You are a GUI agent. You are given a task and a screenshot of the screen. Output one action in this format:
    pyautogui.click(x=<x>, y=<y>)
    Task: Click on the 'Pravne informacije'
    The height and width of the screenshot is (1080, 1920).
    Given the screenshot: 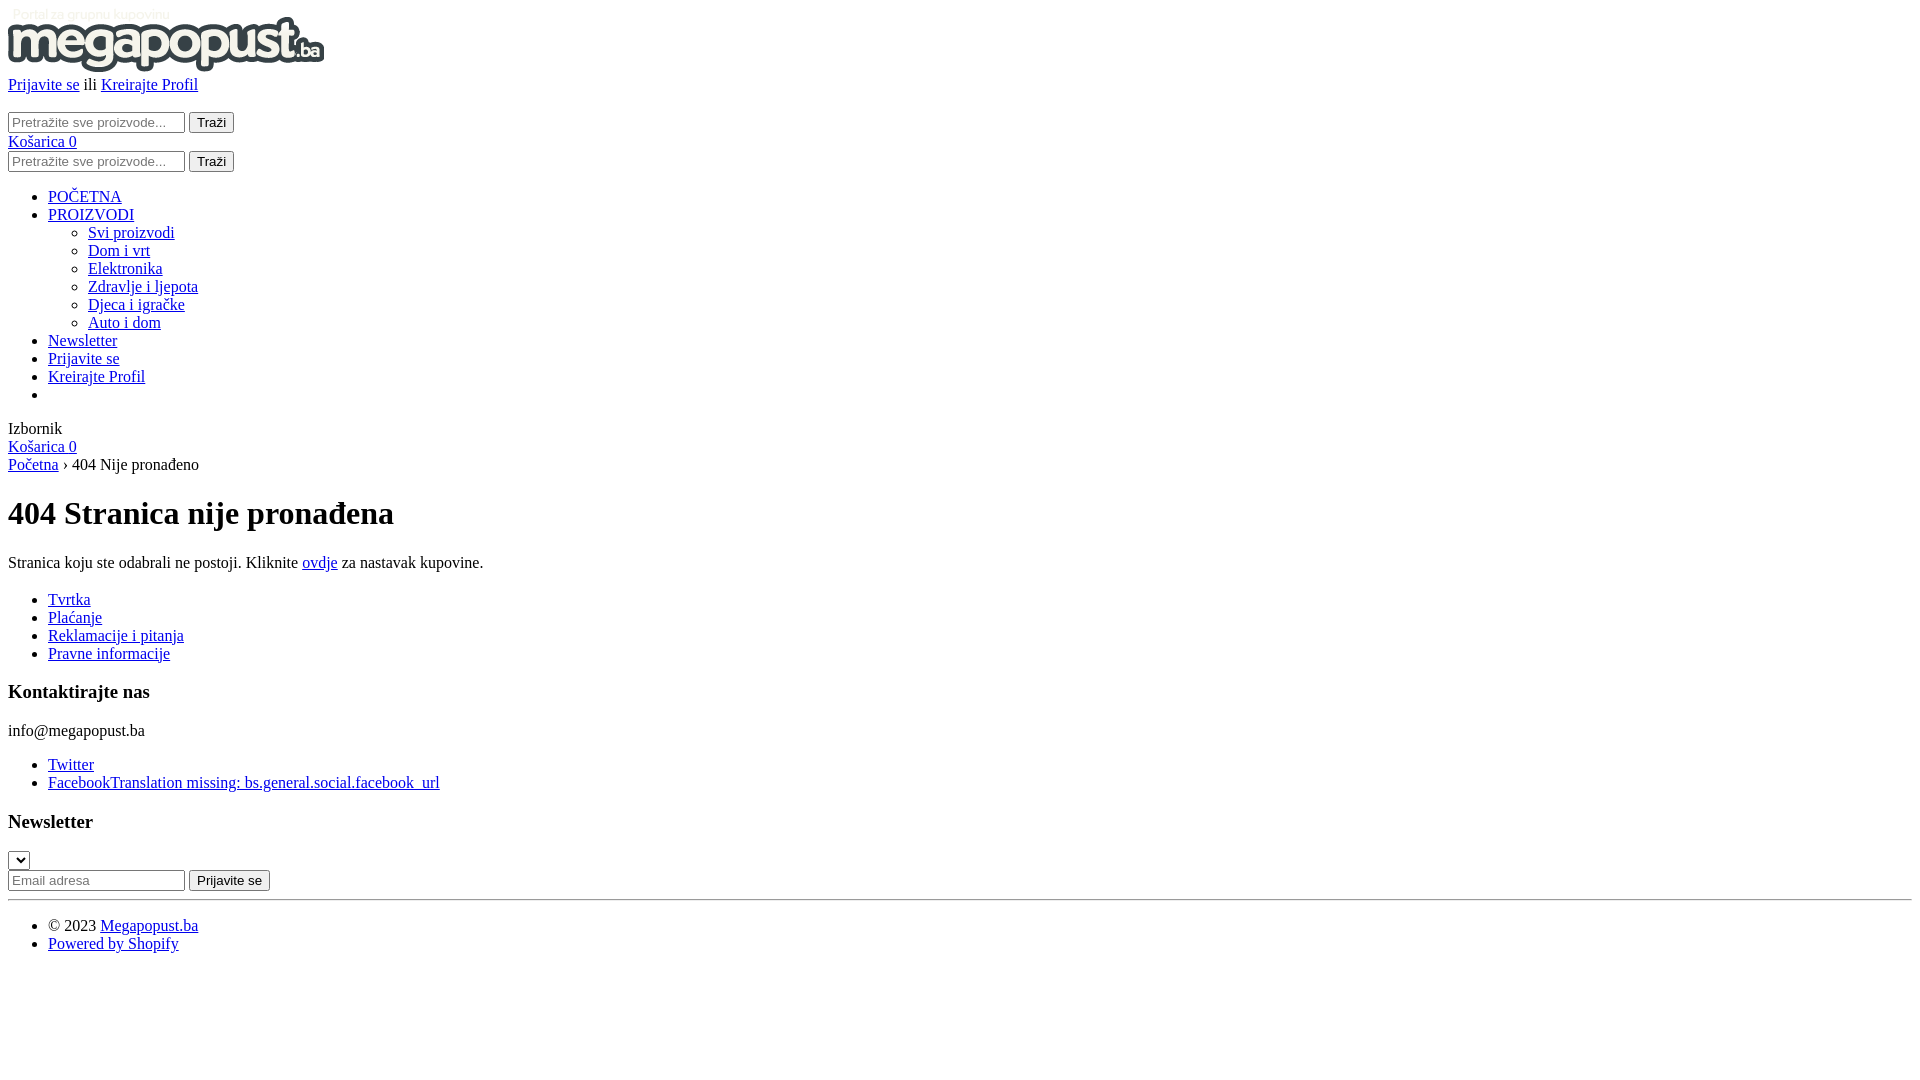 What is the action you would take?
    pyautogui.click(x=108, y=653)
    